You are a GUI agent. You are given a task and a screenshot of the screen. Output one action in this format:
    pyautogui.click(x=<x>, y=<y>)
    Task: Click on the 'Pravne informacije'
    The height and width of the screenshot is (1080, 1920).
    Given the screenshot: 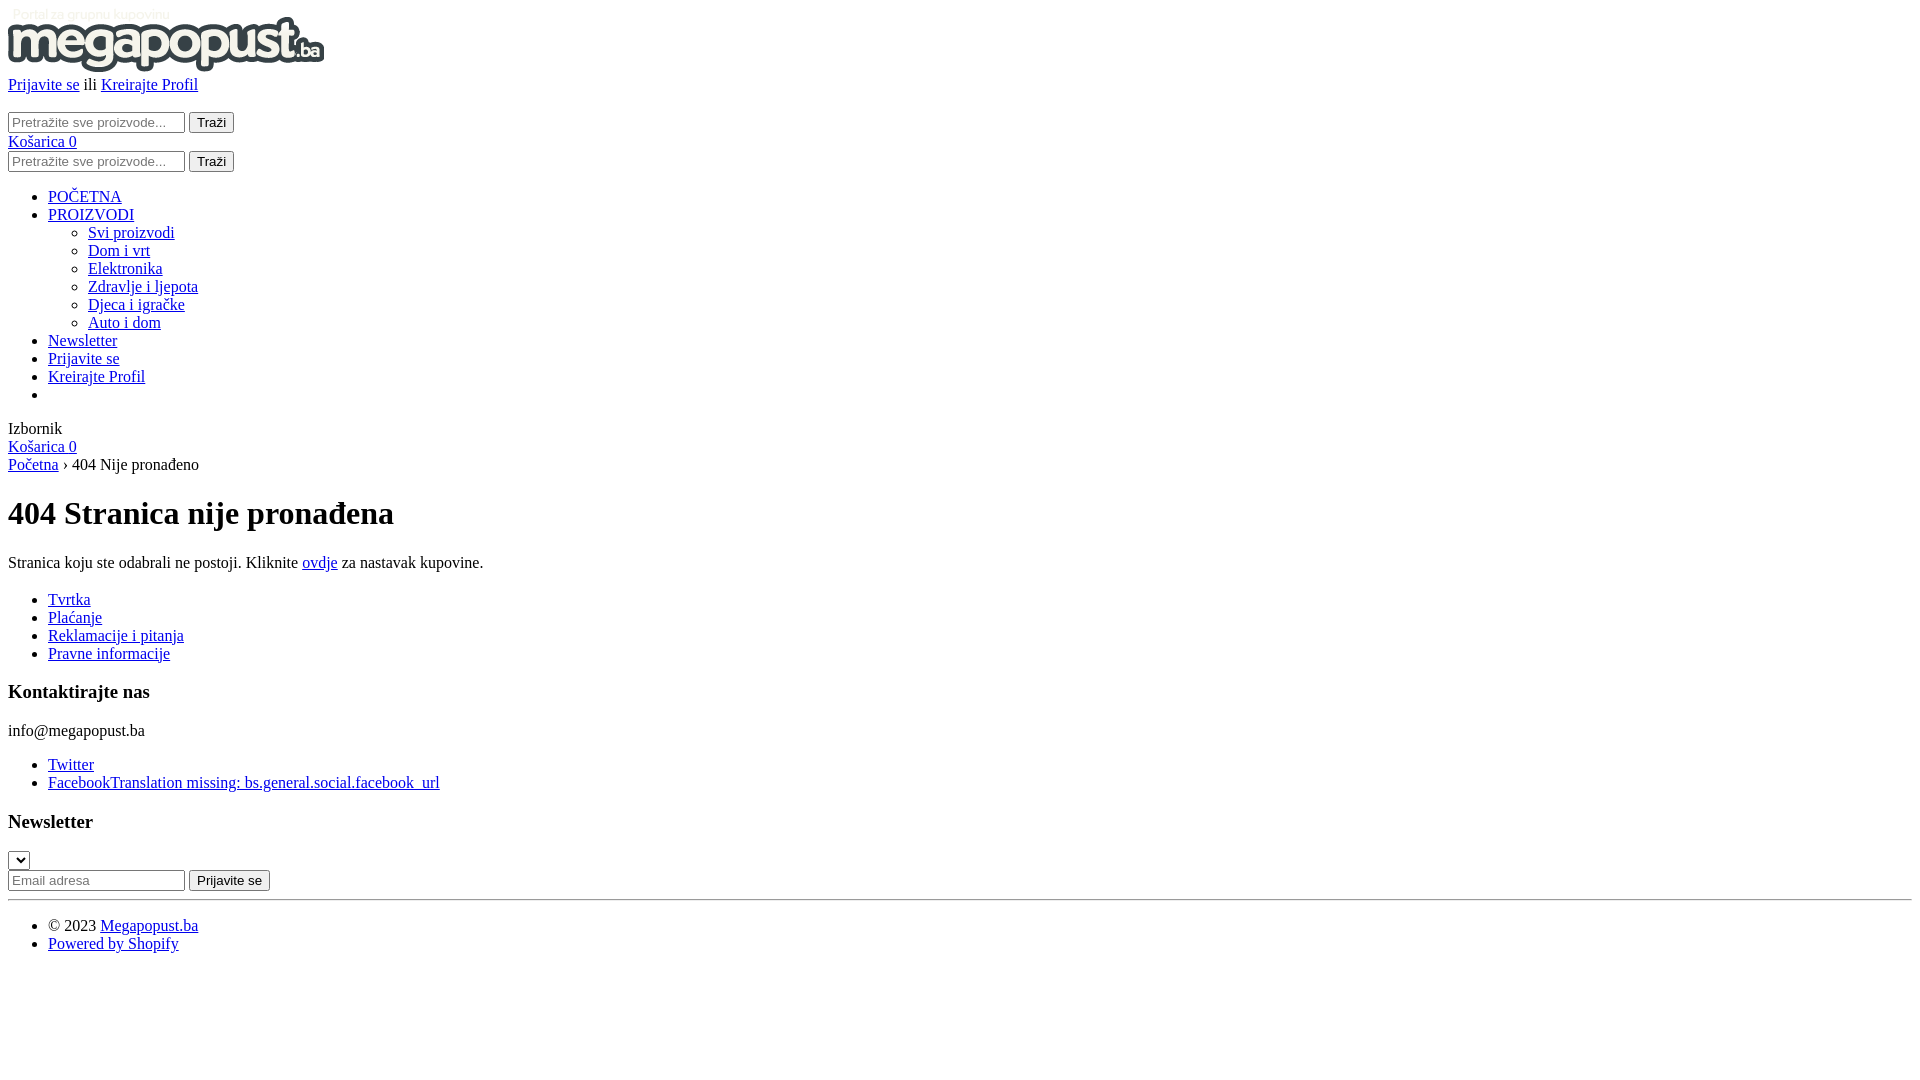 What is the action you would take?
    pyautogui.click(x=108, y=653)
    